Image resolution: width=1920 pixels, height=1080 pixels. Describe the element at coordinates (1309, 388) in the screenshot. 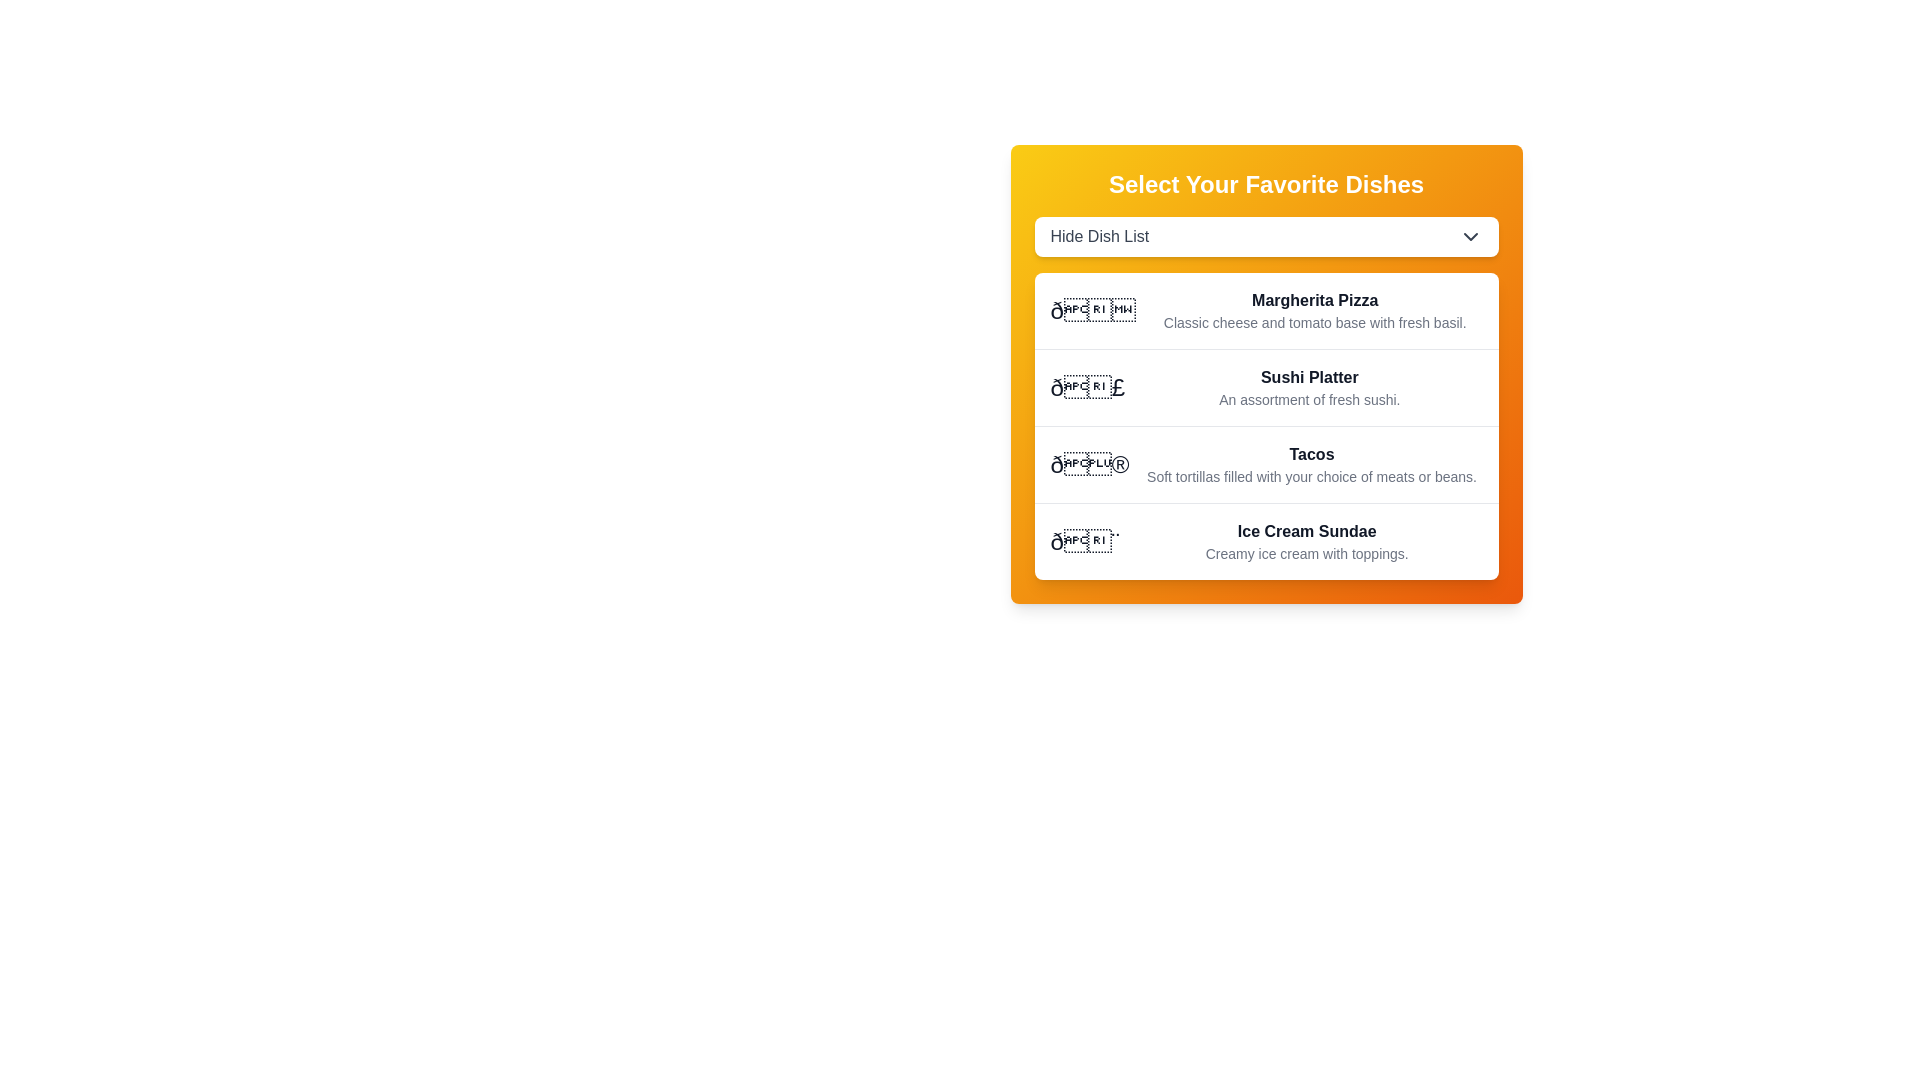

I see `the text content displaying information about the dish 'Sushi Platter', which is centrally located in the second item of the dish selection menu` at that location.